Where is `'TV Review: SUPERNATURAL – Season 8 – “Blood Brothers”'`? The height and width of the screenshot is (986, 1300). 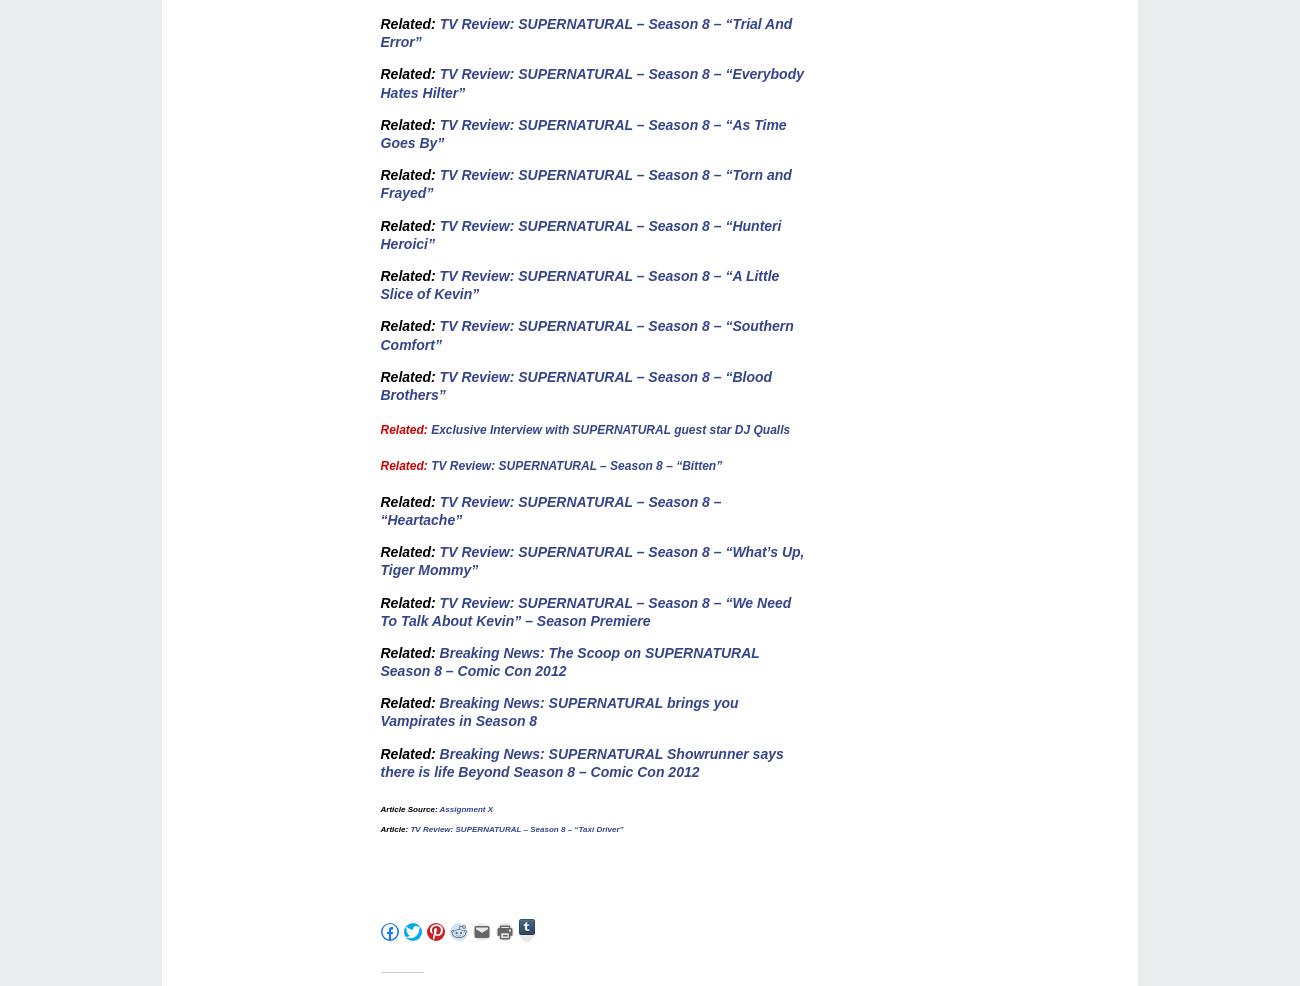
'TV Review: SUPERNATURAL – Season 8 – “Blood Brothers”' is located at coordinates (575, 384).